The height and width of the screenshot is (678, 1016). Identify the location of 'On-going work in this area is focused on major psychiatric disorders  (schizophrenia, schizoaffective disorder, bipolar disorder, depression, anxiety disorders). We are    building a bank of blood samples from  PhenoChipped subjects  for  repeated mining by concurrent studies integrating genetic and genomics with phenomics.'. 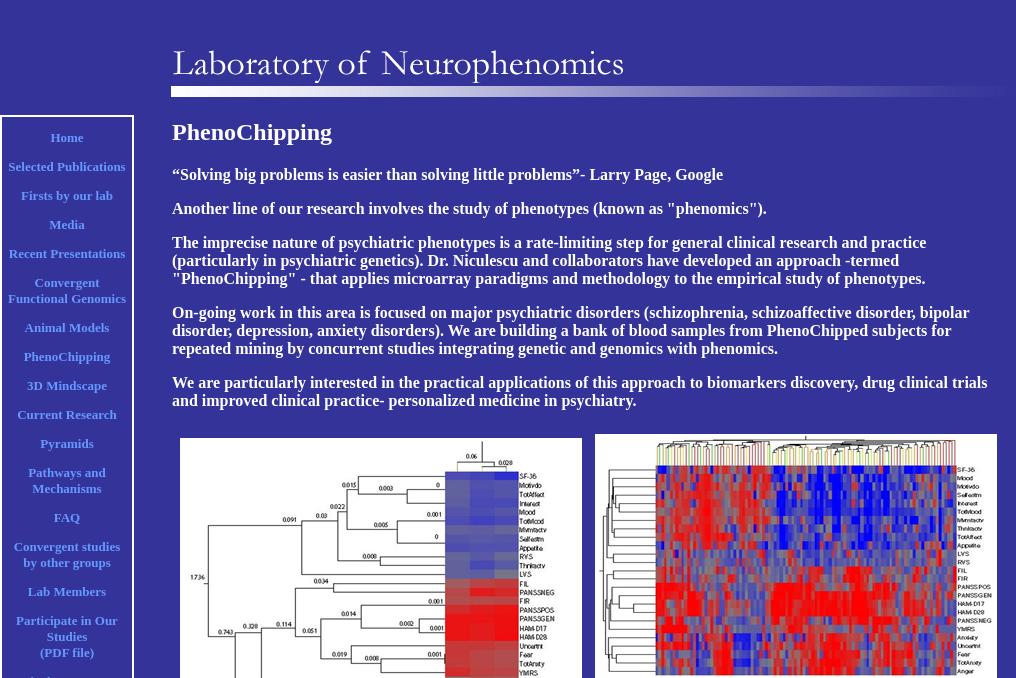
(569, 329).